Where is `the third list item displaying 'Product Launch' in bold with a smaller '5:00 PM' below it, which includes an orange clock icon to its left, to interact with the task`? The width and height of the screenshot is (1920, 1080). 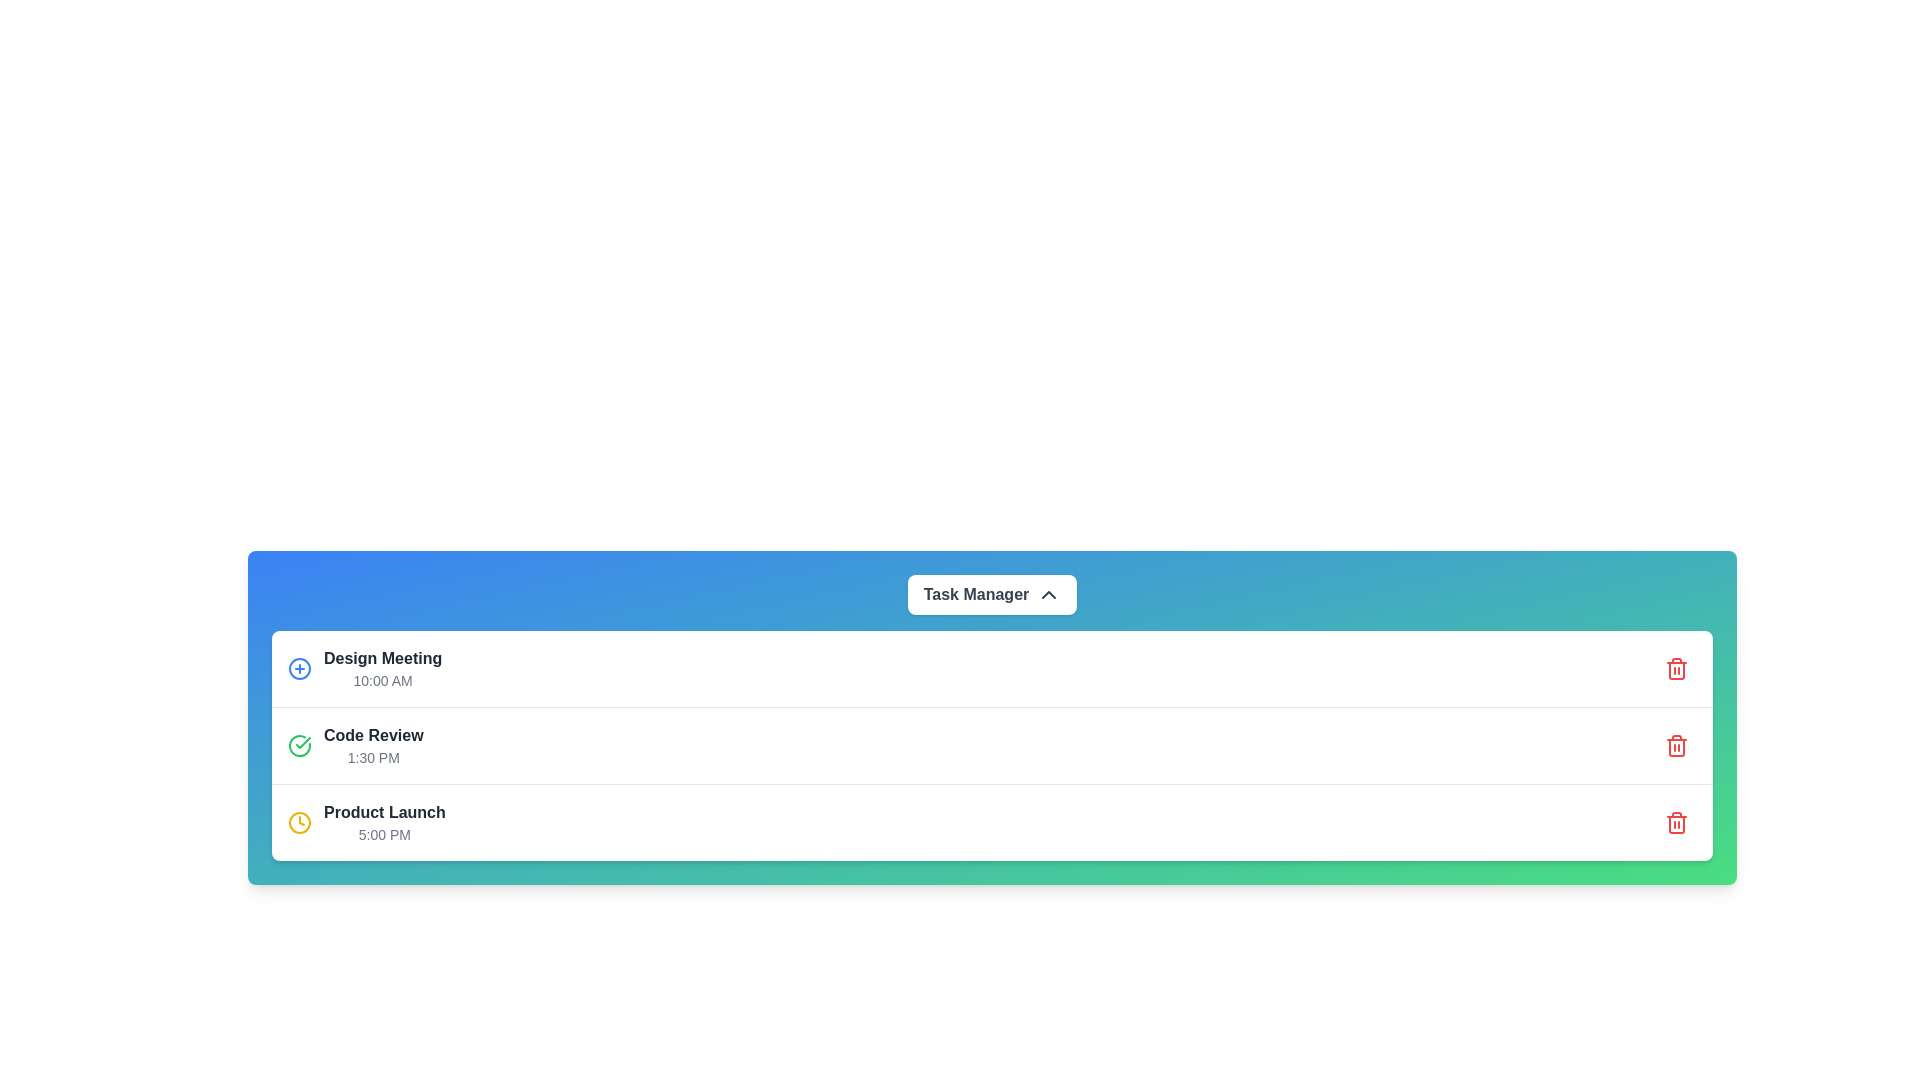
the third list item displaying 'Product Launch' in bold with a smaller '5:00 PM' below it, which includes an orange clock icon to its left, to interact with the task is located at coordinates (366, 822).